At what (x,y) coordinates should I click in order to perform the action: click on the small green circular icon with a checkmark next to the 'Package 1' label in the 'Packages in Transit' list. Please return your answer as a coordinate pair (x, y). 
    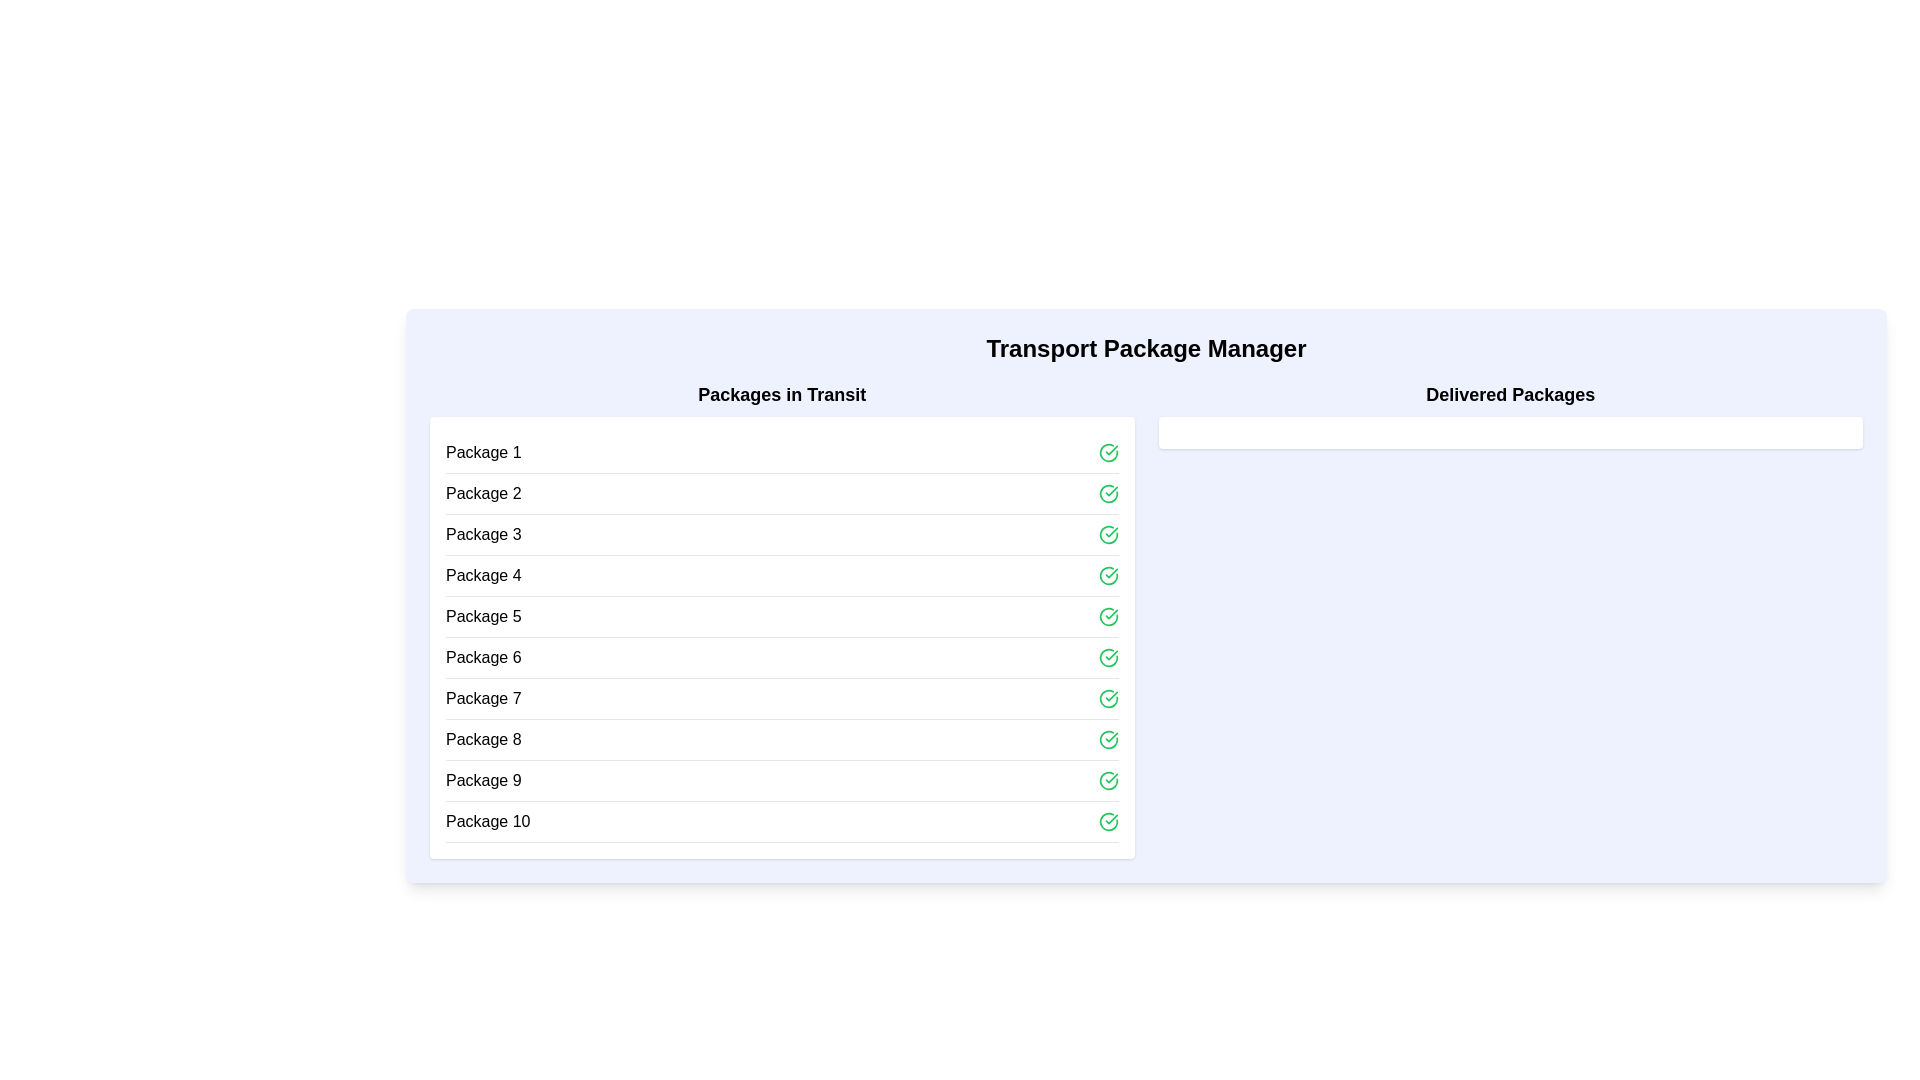
    Looking at the image, I should click on (1107, 452).